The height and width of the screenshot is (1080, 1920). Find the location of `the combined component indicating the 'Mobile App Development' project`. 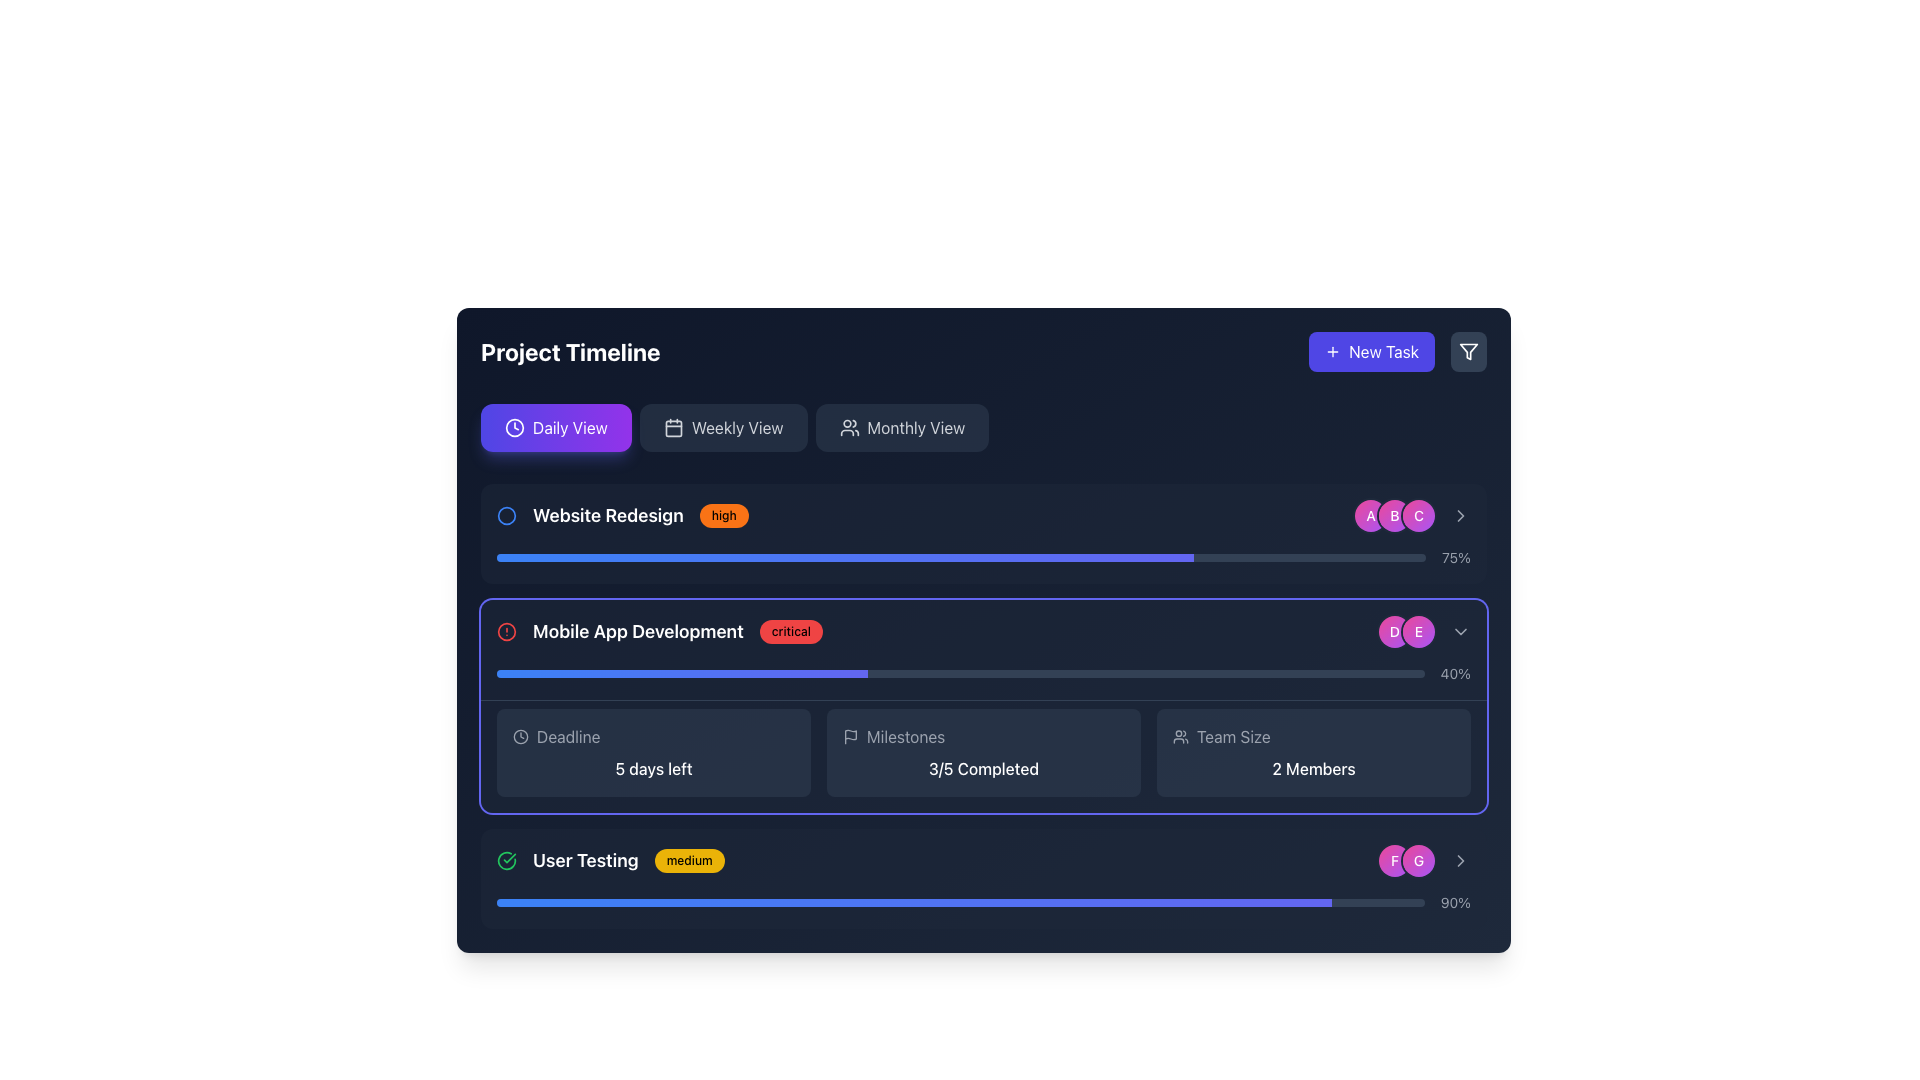

the combined component indicating the 'Mobile App Development' project is located at coordinates (660, 632).